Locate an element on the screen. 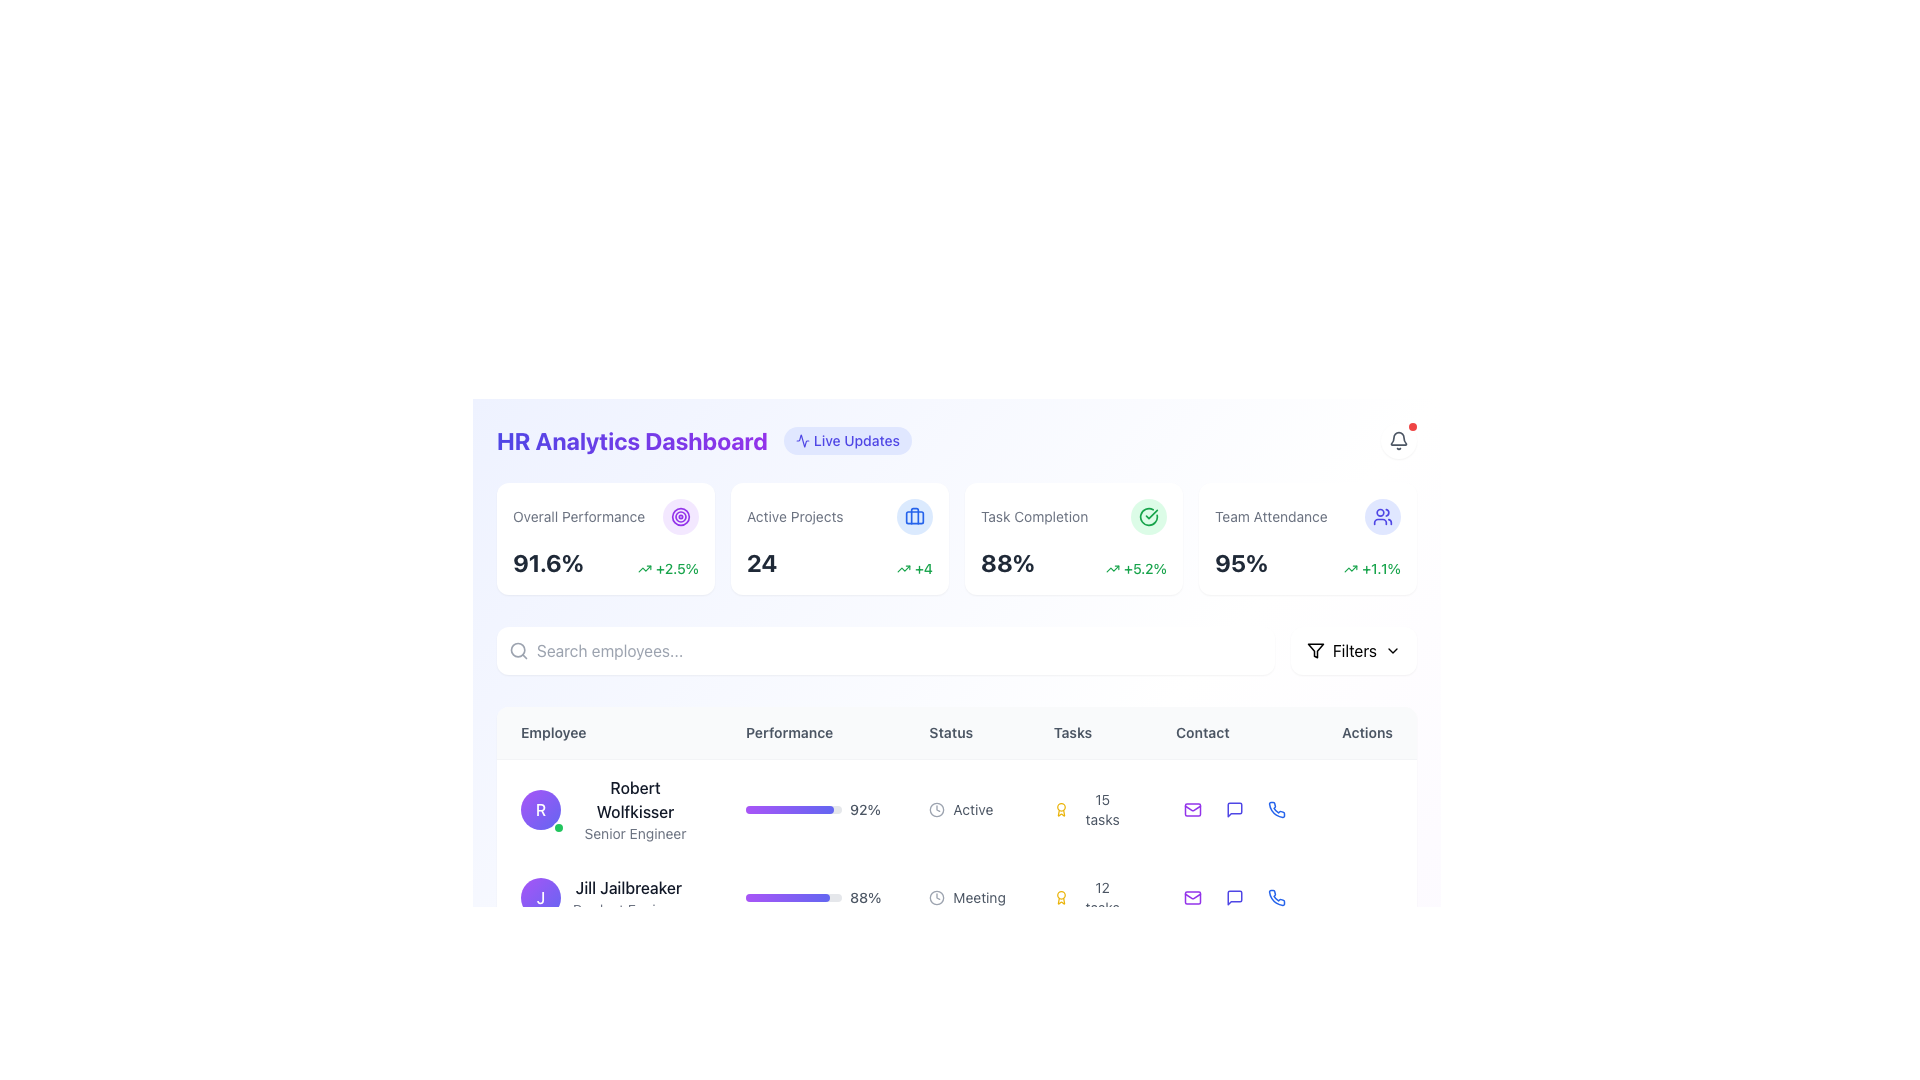 This screenshot has width=1920, height=1080. the small activity graph icon within the 'Live Updates' badge, which is styled with a minimalistic vector design and located to the left of the 'Live Updates' text is located at coordinates (802, 439).